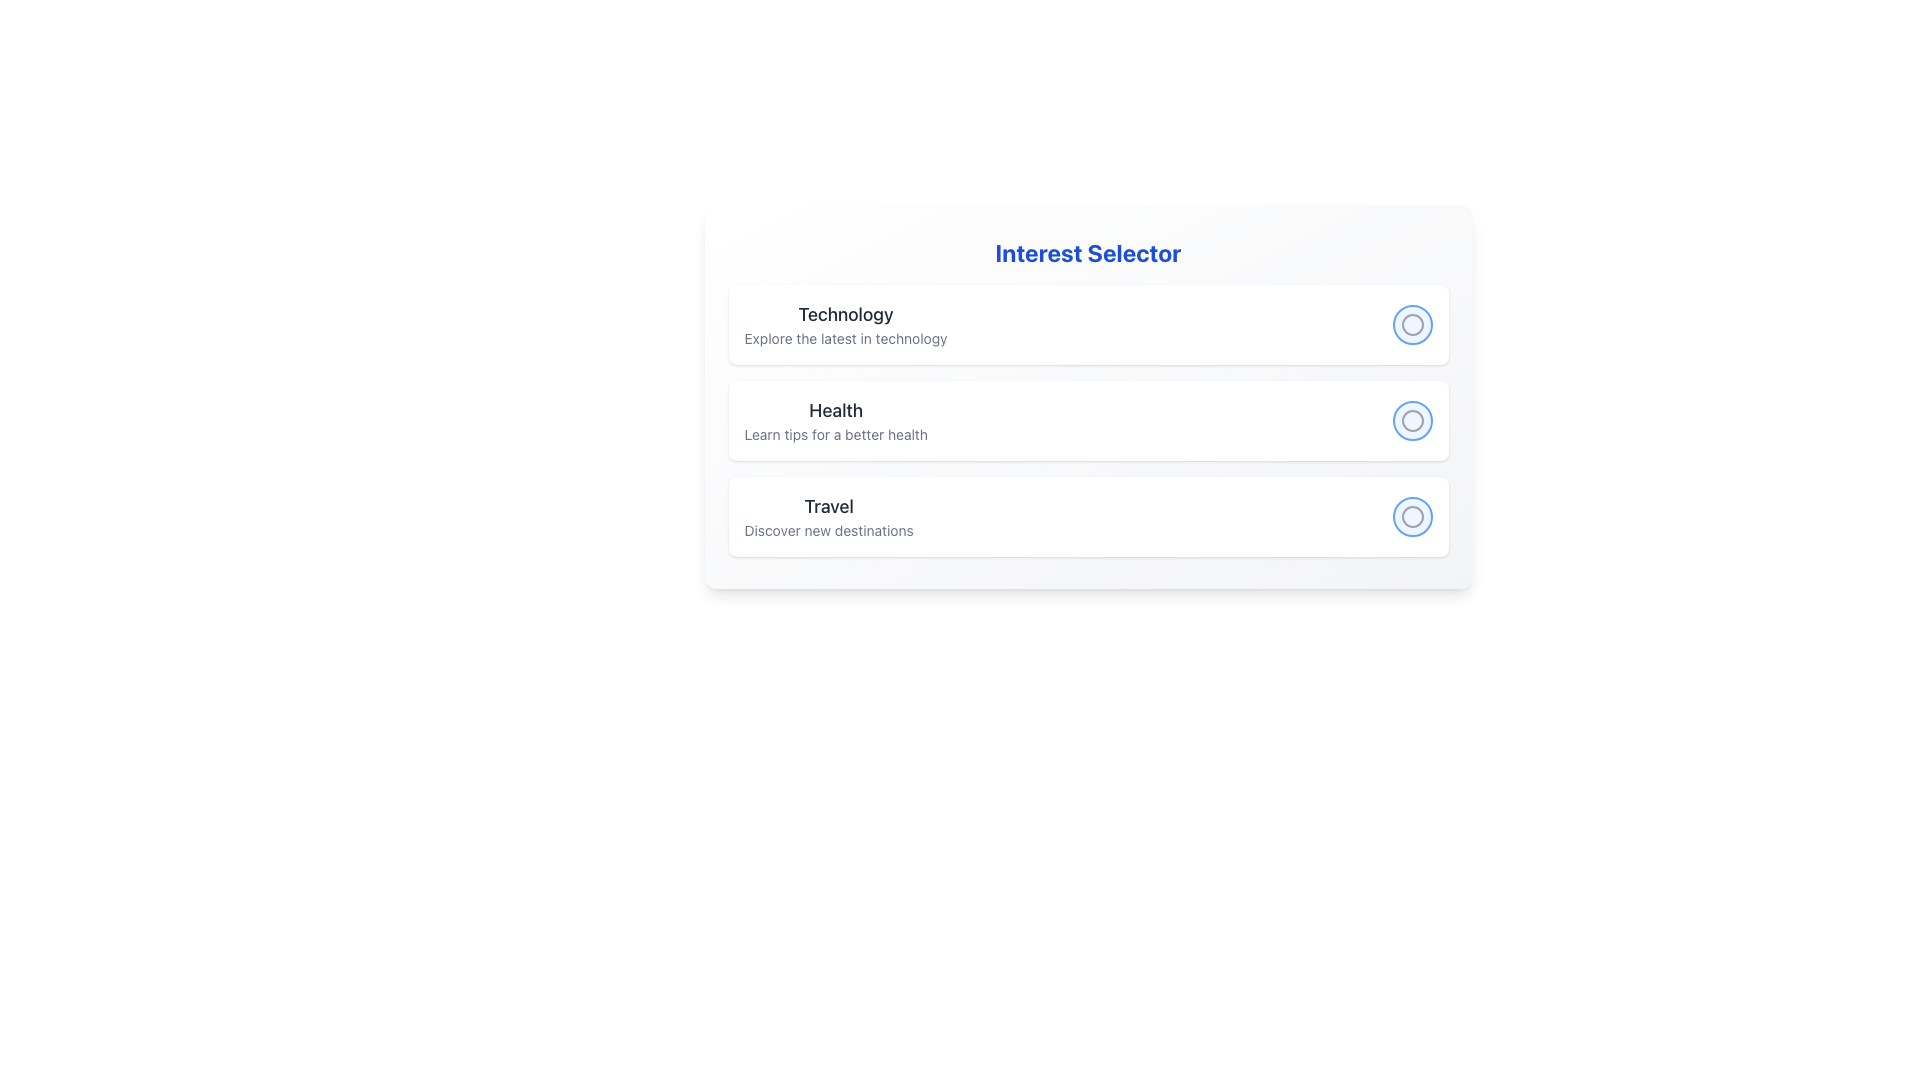  Describe the element at coordinates (1411, 515) in the screenshot. I see `the radio button located in the bottom right corner of the 'Travel' card, which contains the text 'Discover new destinations'` at that location.